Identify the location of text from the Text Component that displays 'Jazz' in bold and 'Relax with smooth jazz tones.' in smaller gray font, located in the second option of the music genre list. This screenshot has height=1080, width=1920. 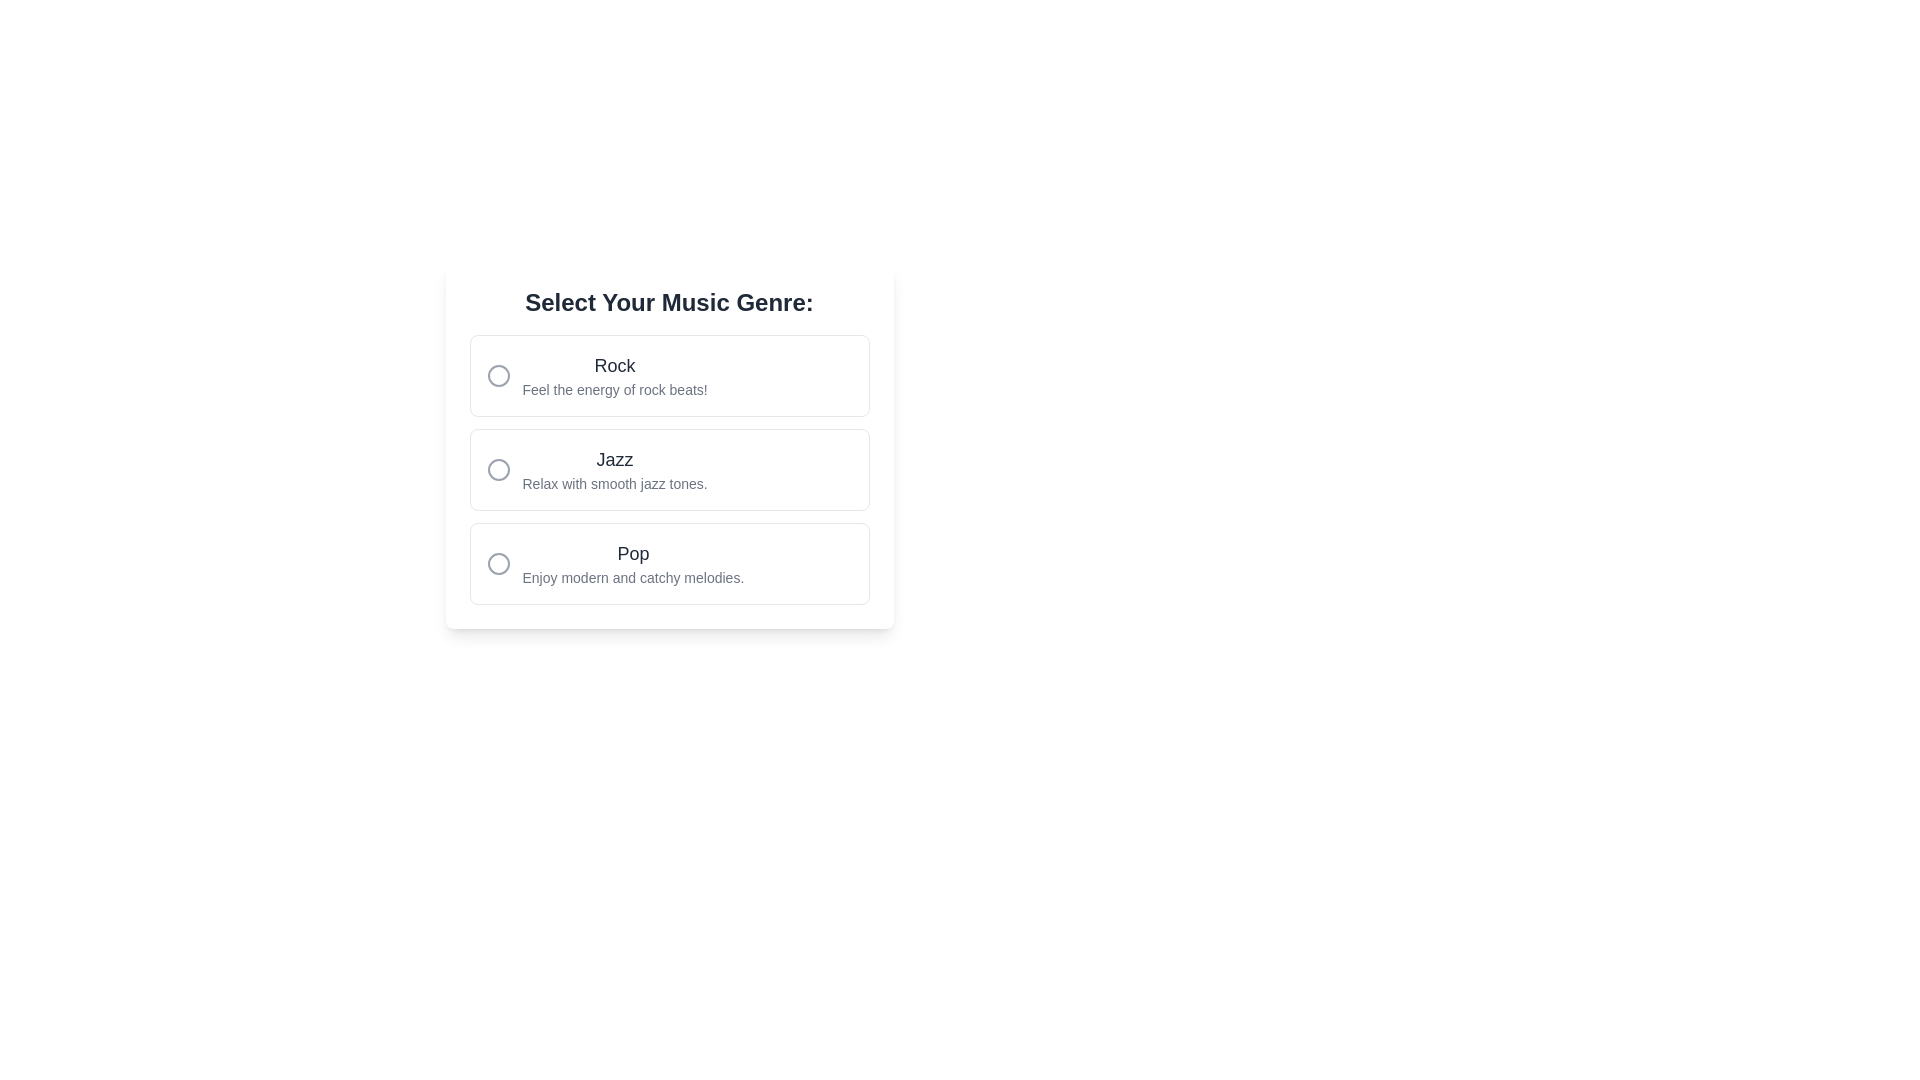
(614, 470).